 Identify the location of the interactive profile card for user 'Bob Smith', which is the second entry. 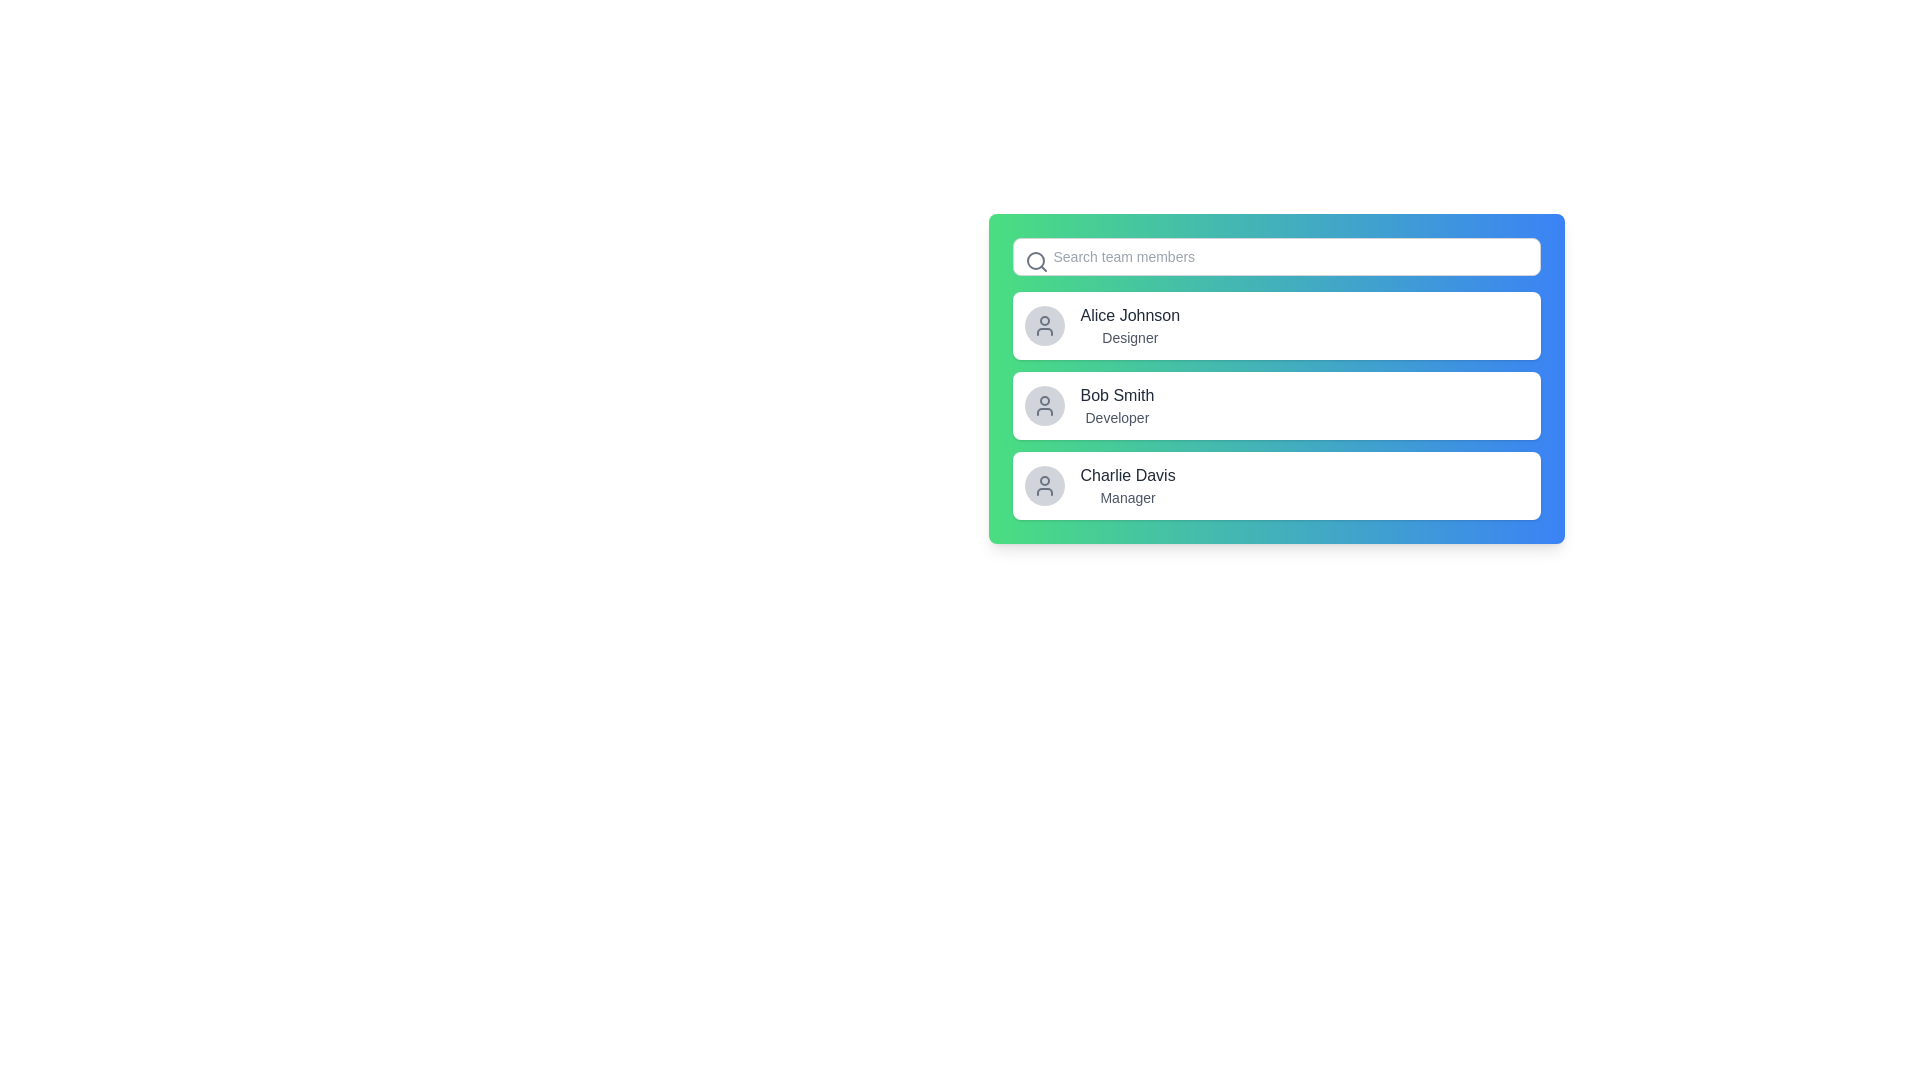
(1275, 405).